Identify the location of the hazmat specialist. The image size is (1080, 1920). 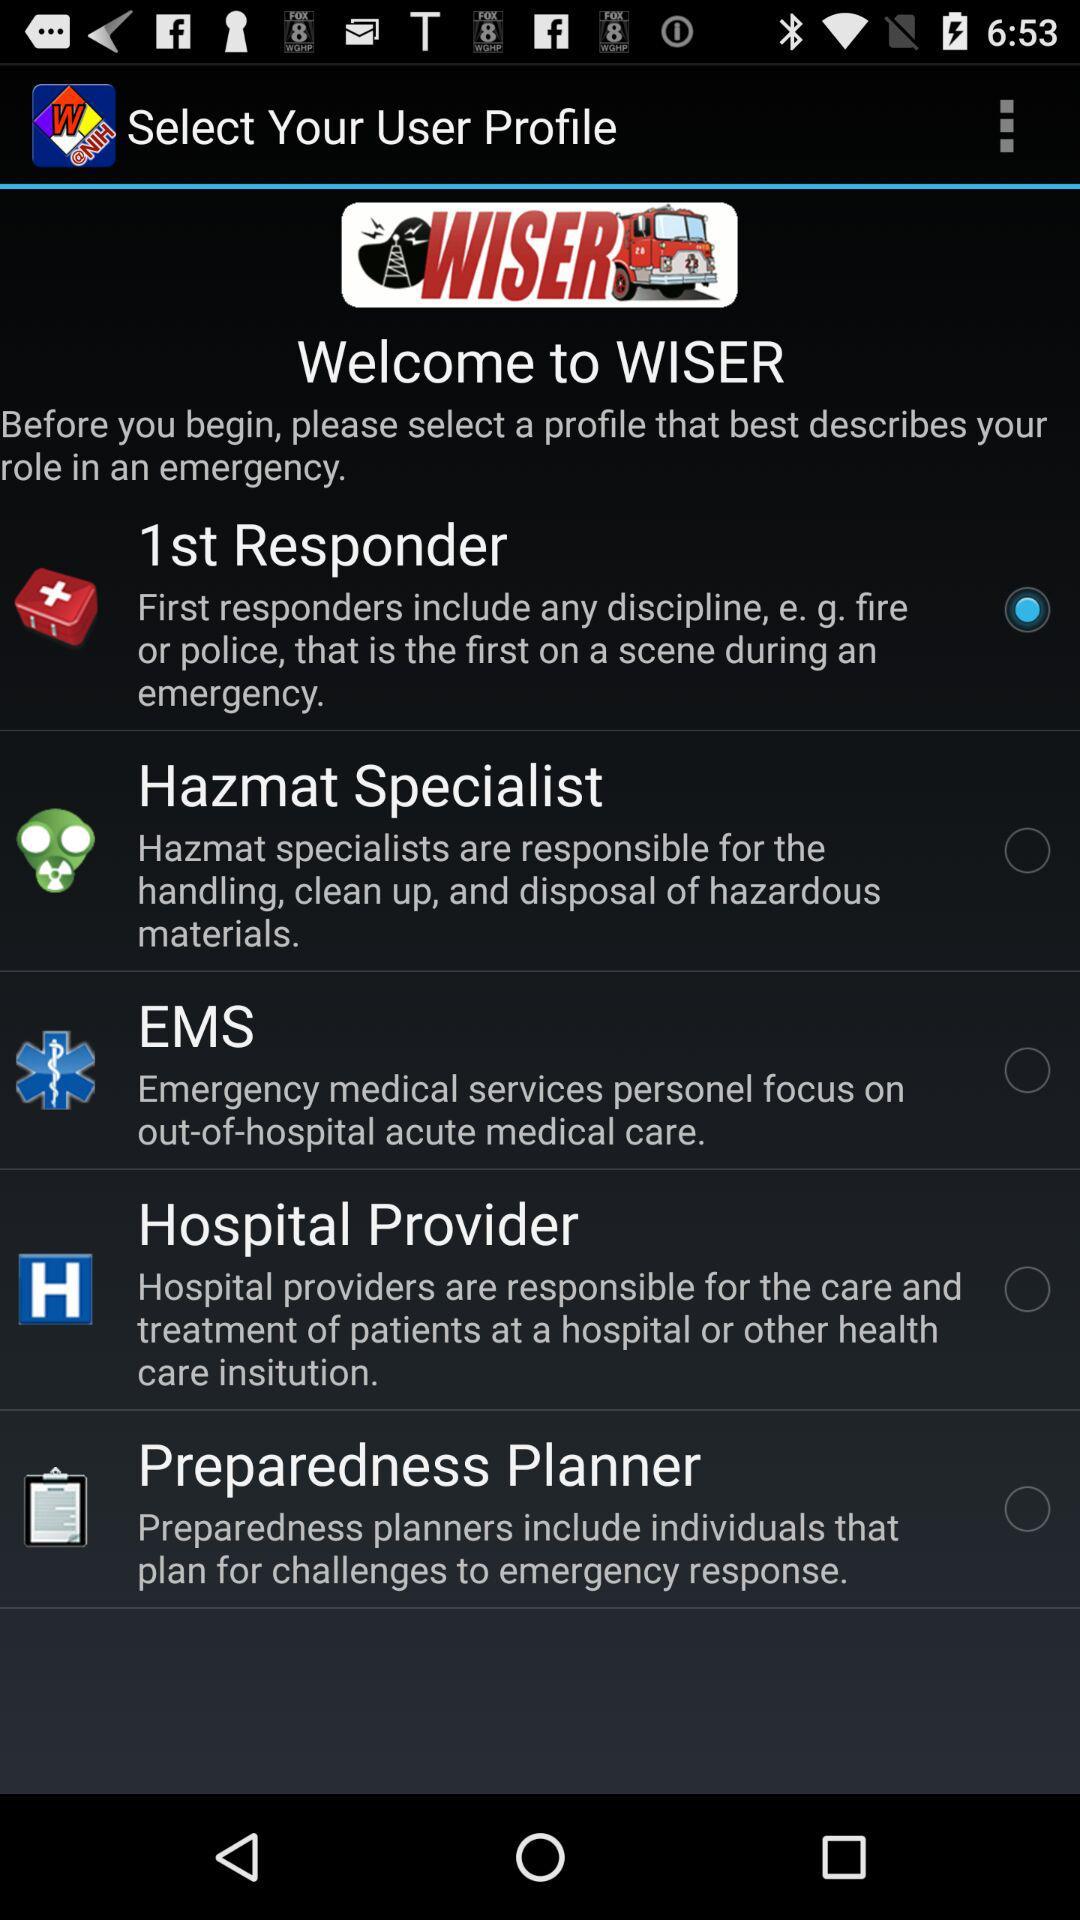
(370, 782).